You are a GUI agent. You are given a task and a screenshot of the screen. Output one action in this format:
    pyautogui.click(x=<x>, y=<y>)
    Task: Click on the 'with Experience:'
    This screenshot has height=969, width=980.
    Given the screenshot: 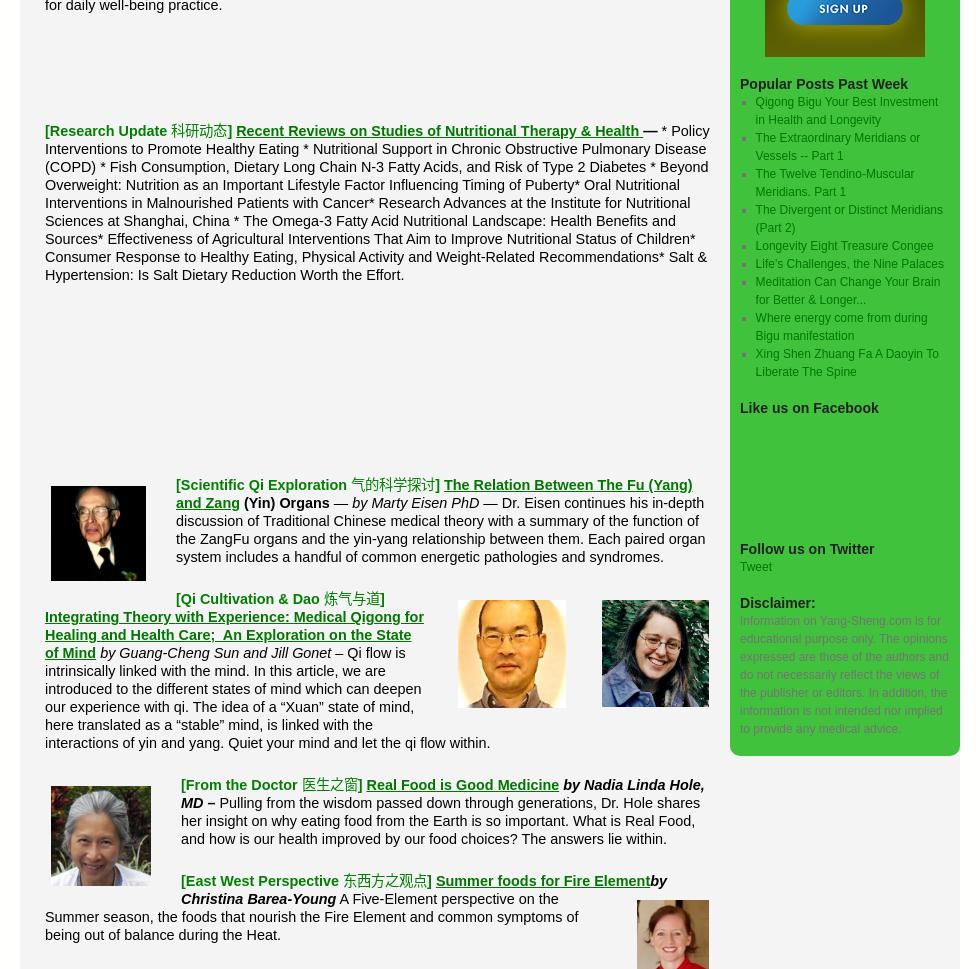 What is the action you would take?
    pyautogui.click(x=234, y=615)
    